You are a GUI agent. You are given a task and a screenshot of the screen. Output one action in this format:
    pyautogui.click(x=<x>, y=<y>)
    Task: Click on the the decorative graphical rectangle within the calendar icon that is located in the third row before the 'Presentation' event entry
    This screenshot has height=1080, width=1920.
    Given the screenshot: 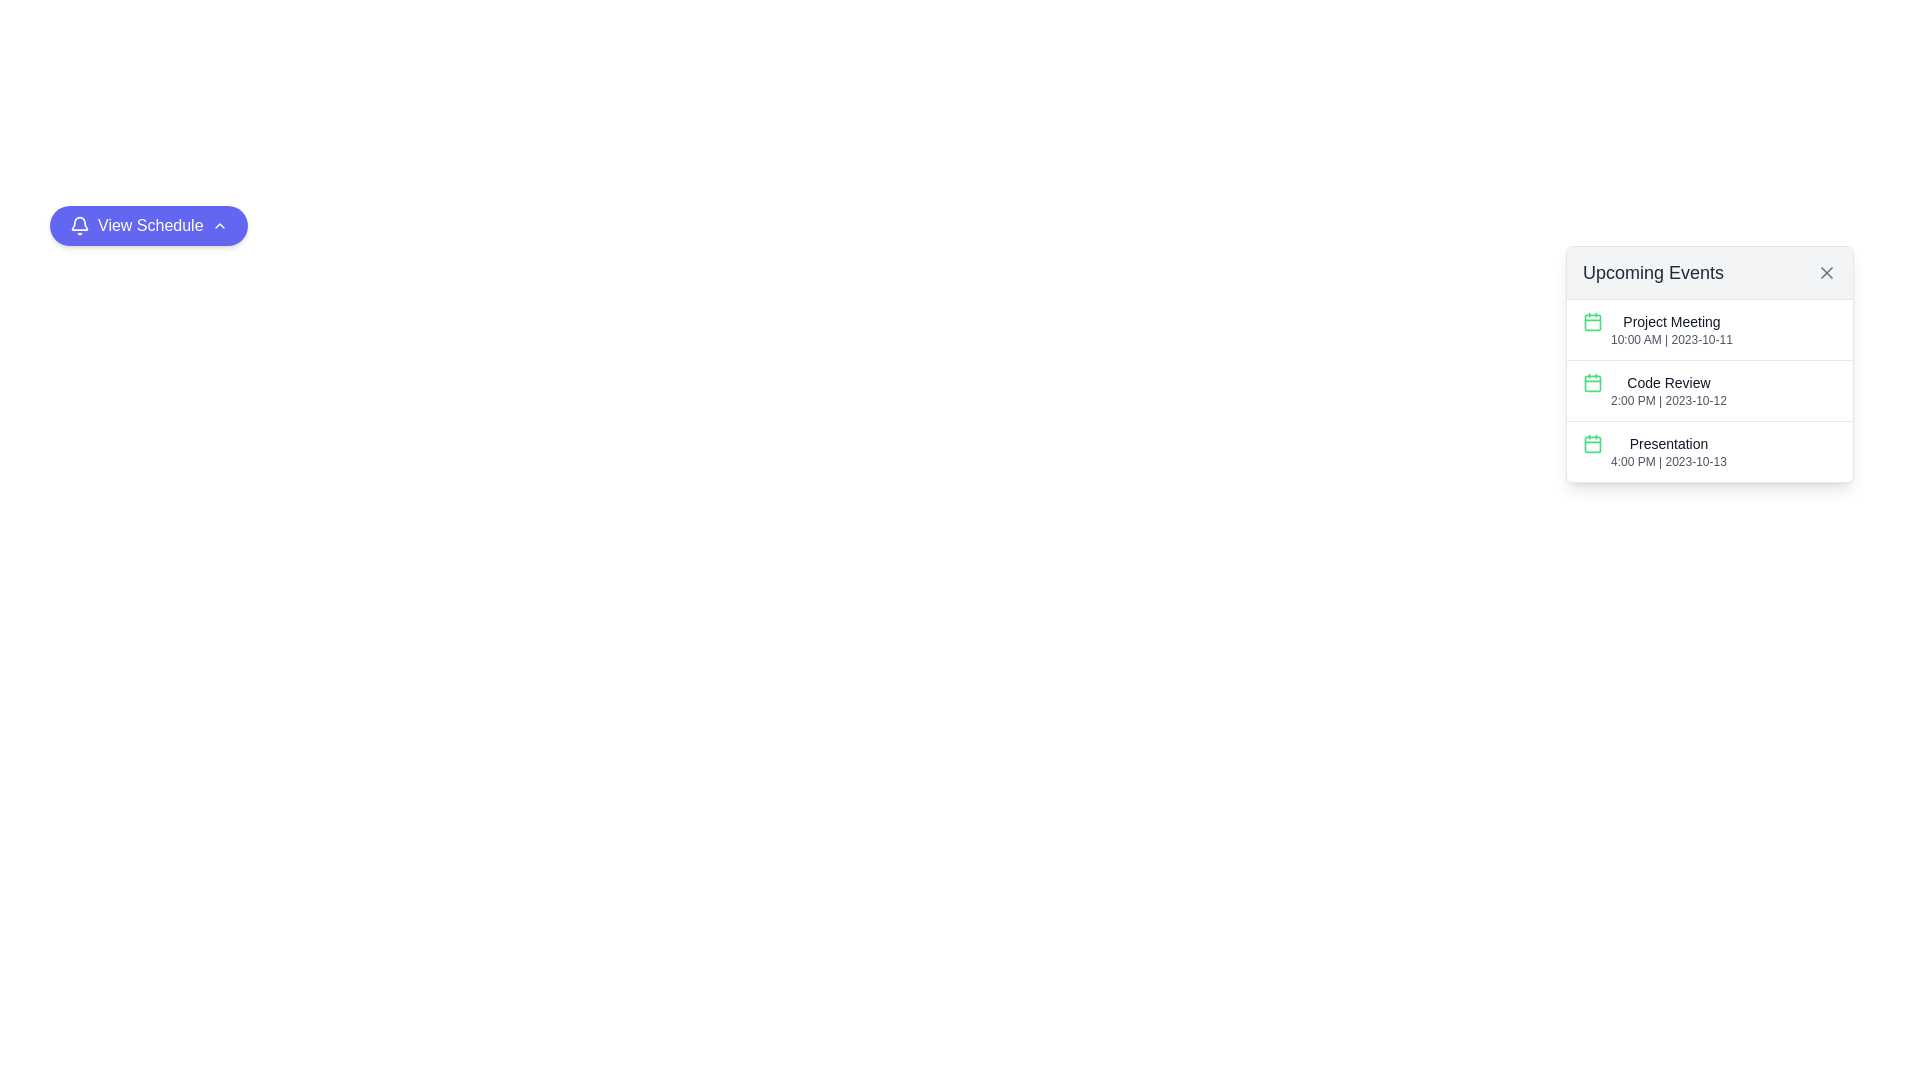 What is the action you would take?
    pyautogui.click(x=1592, y=442)
    